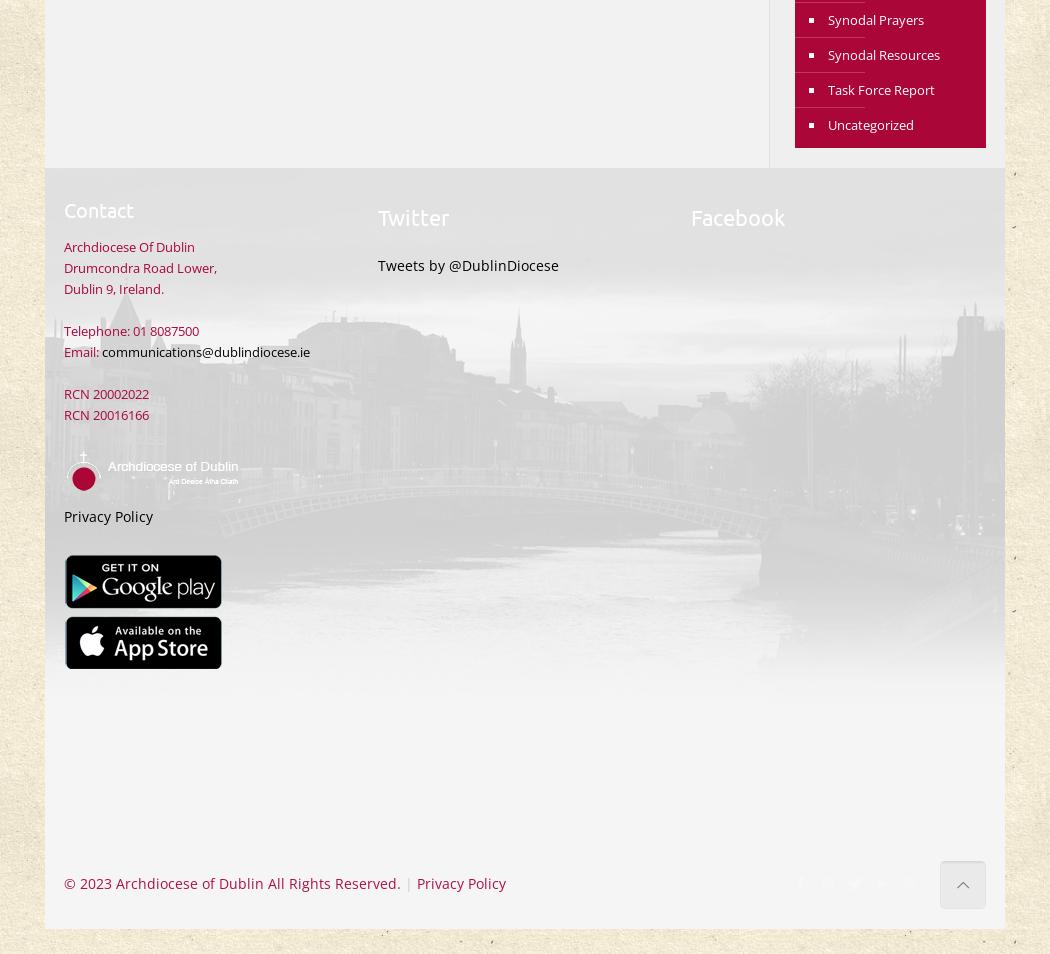  Describe the element at coordinates (205, 352) in the screenshot. I see `'communications@dublindiocese.ie'` at that location.